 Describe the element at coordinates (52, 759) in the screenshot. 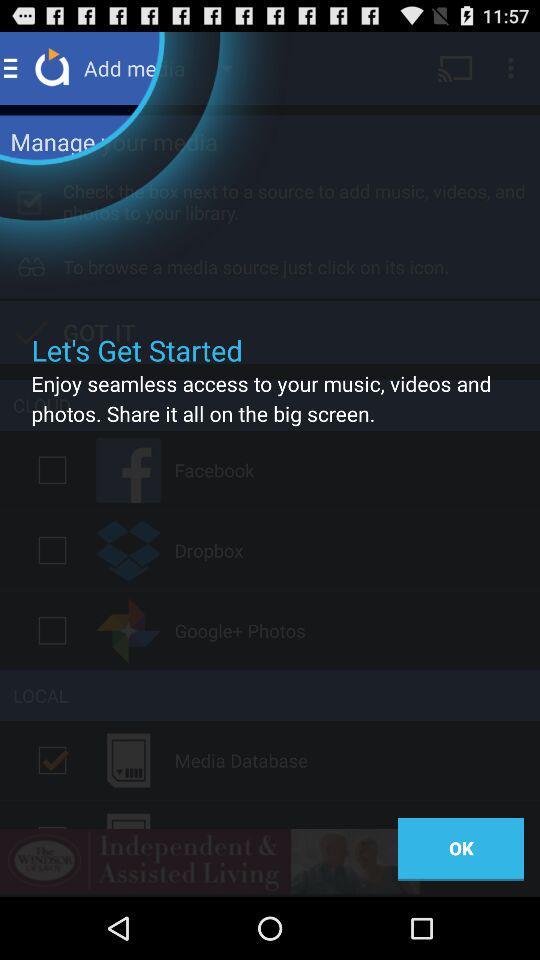

I see `media` at that location.